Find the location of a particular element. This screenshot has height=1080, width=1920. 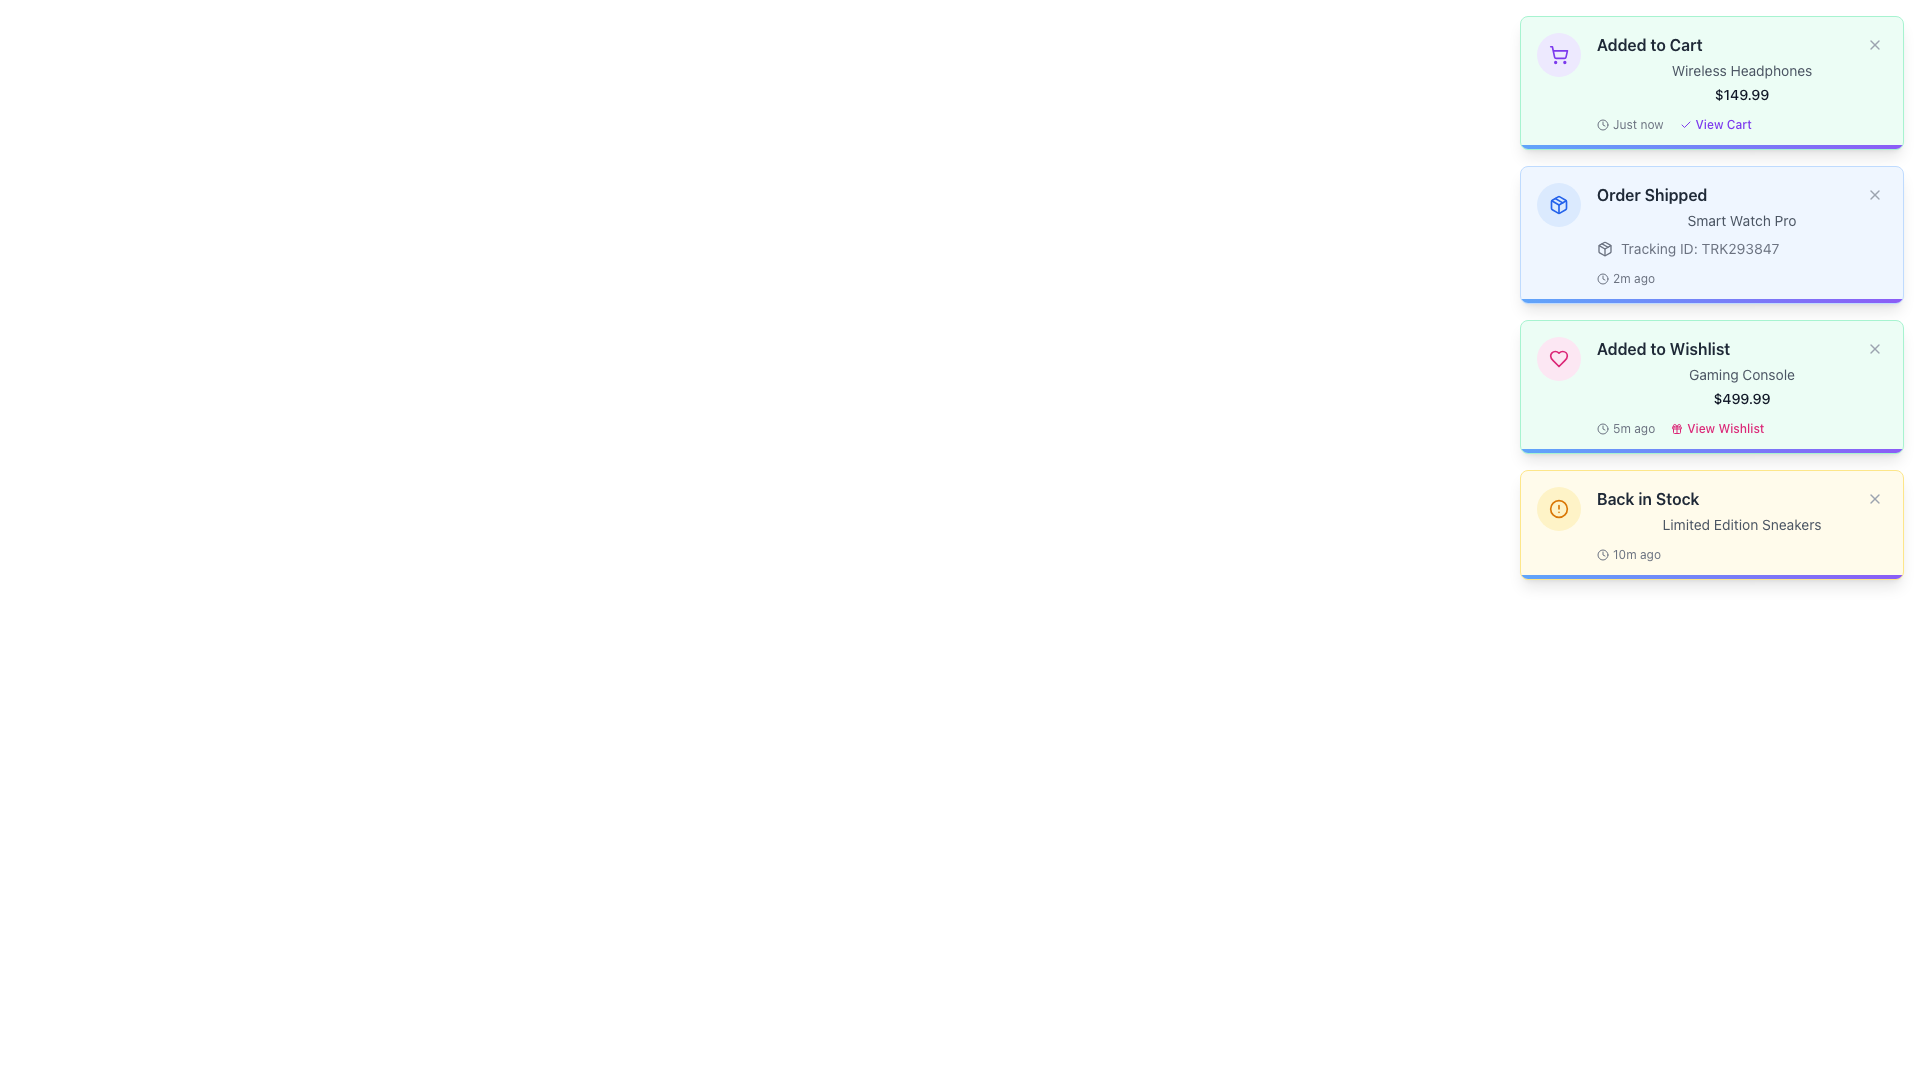

the circular icon indicating 'Back in Stock' notification for options is located at coordinates (1558, 507).